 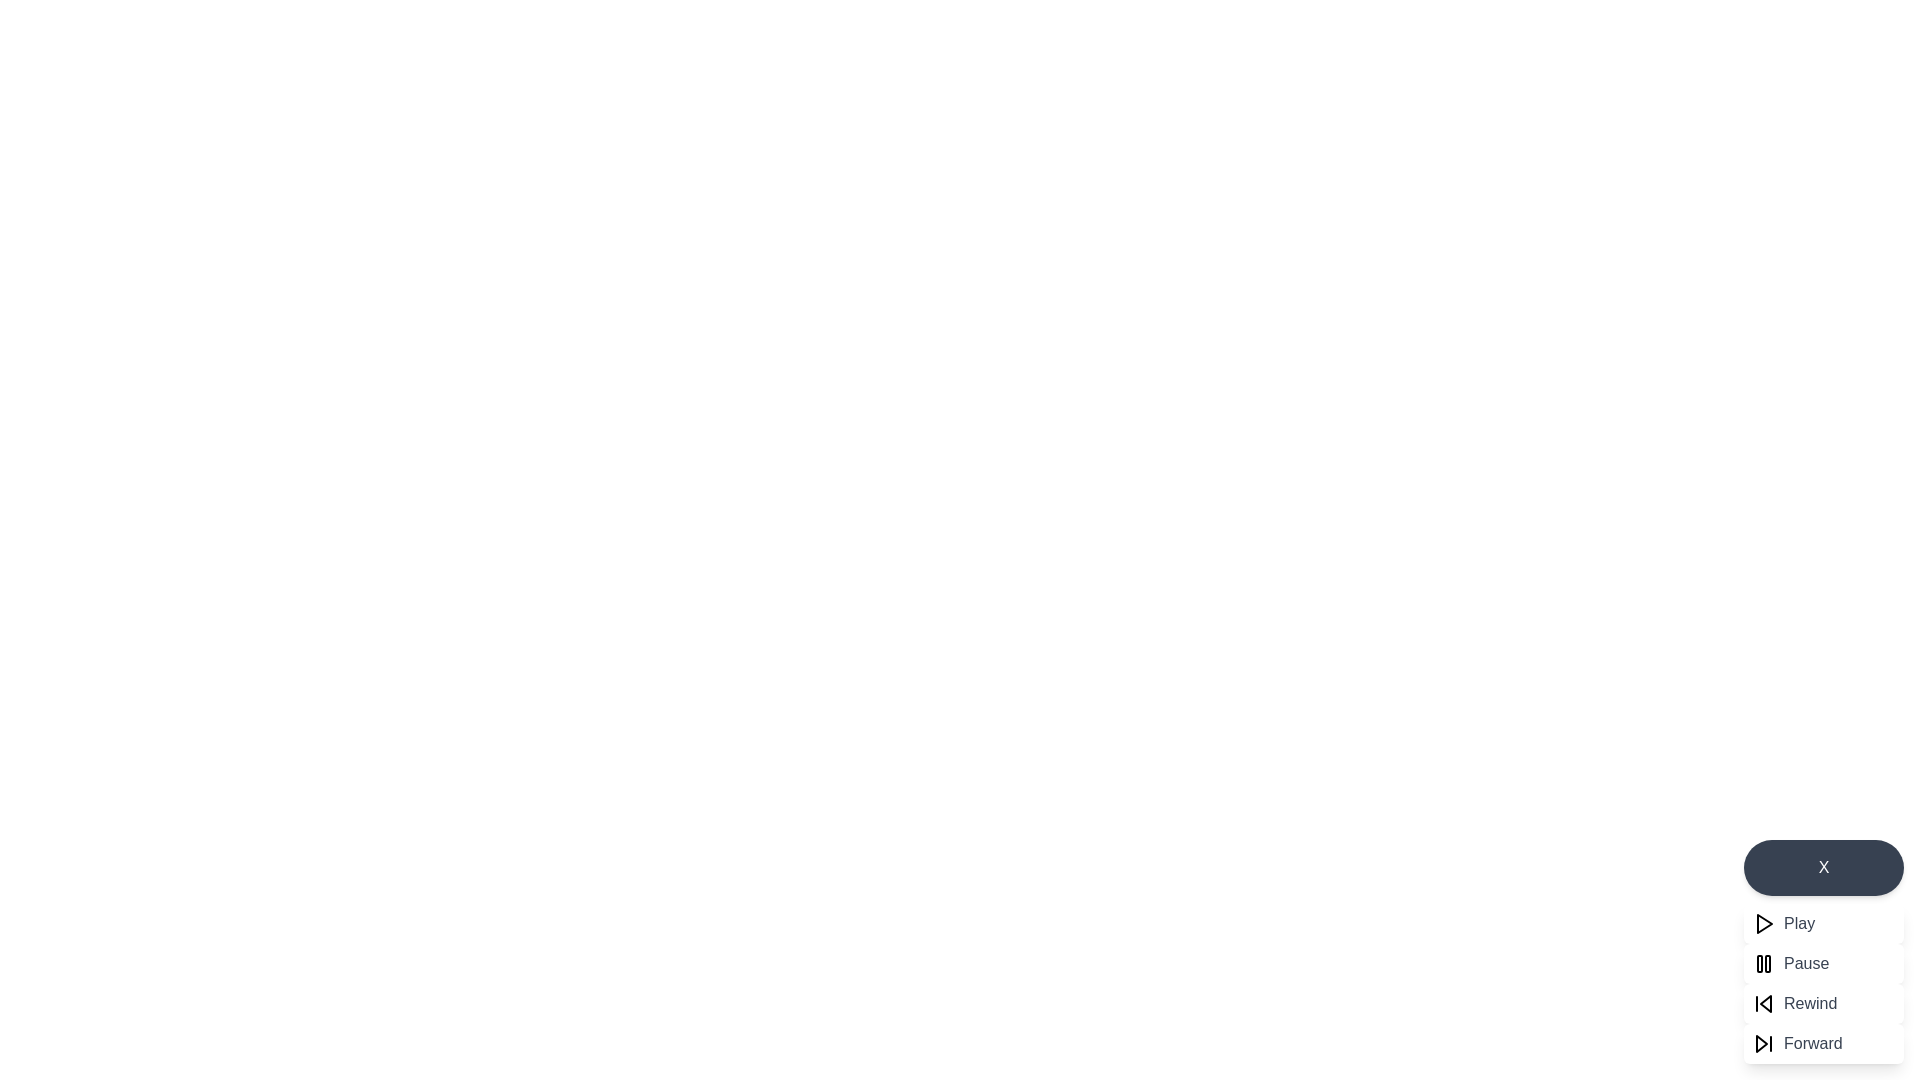 What do you see at coordinates (1824, 1003) in the screenshot?
I see `the 'Rewind' option in the MultimediaControlDial component` at bounding box center [1824, 1003].